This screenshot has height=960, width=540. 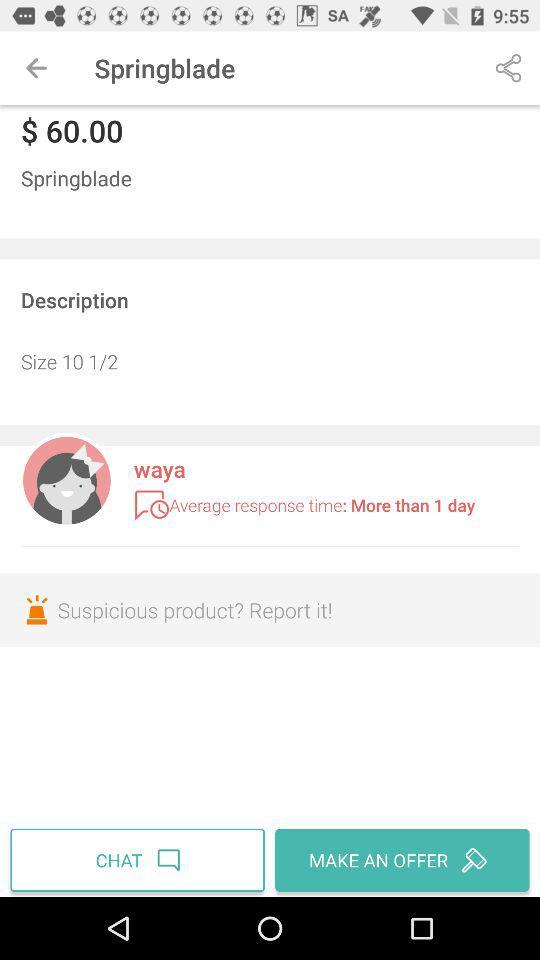 What do you see at coordinates (139, 859) in the screenshot?
I see `the item at the bottom left corner` at bounding box center [139, 859].